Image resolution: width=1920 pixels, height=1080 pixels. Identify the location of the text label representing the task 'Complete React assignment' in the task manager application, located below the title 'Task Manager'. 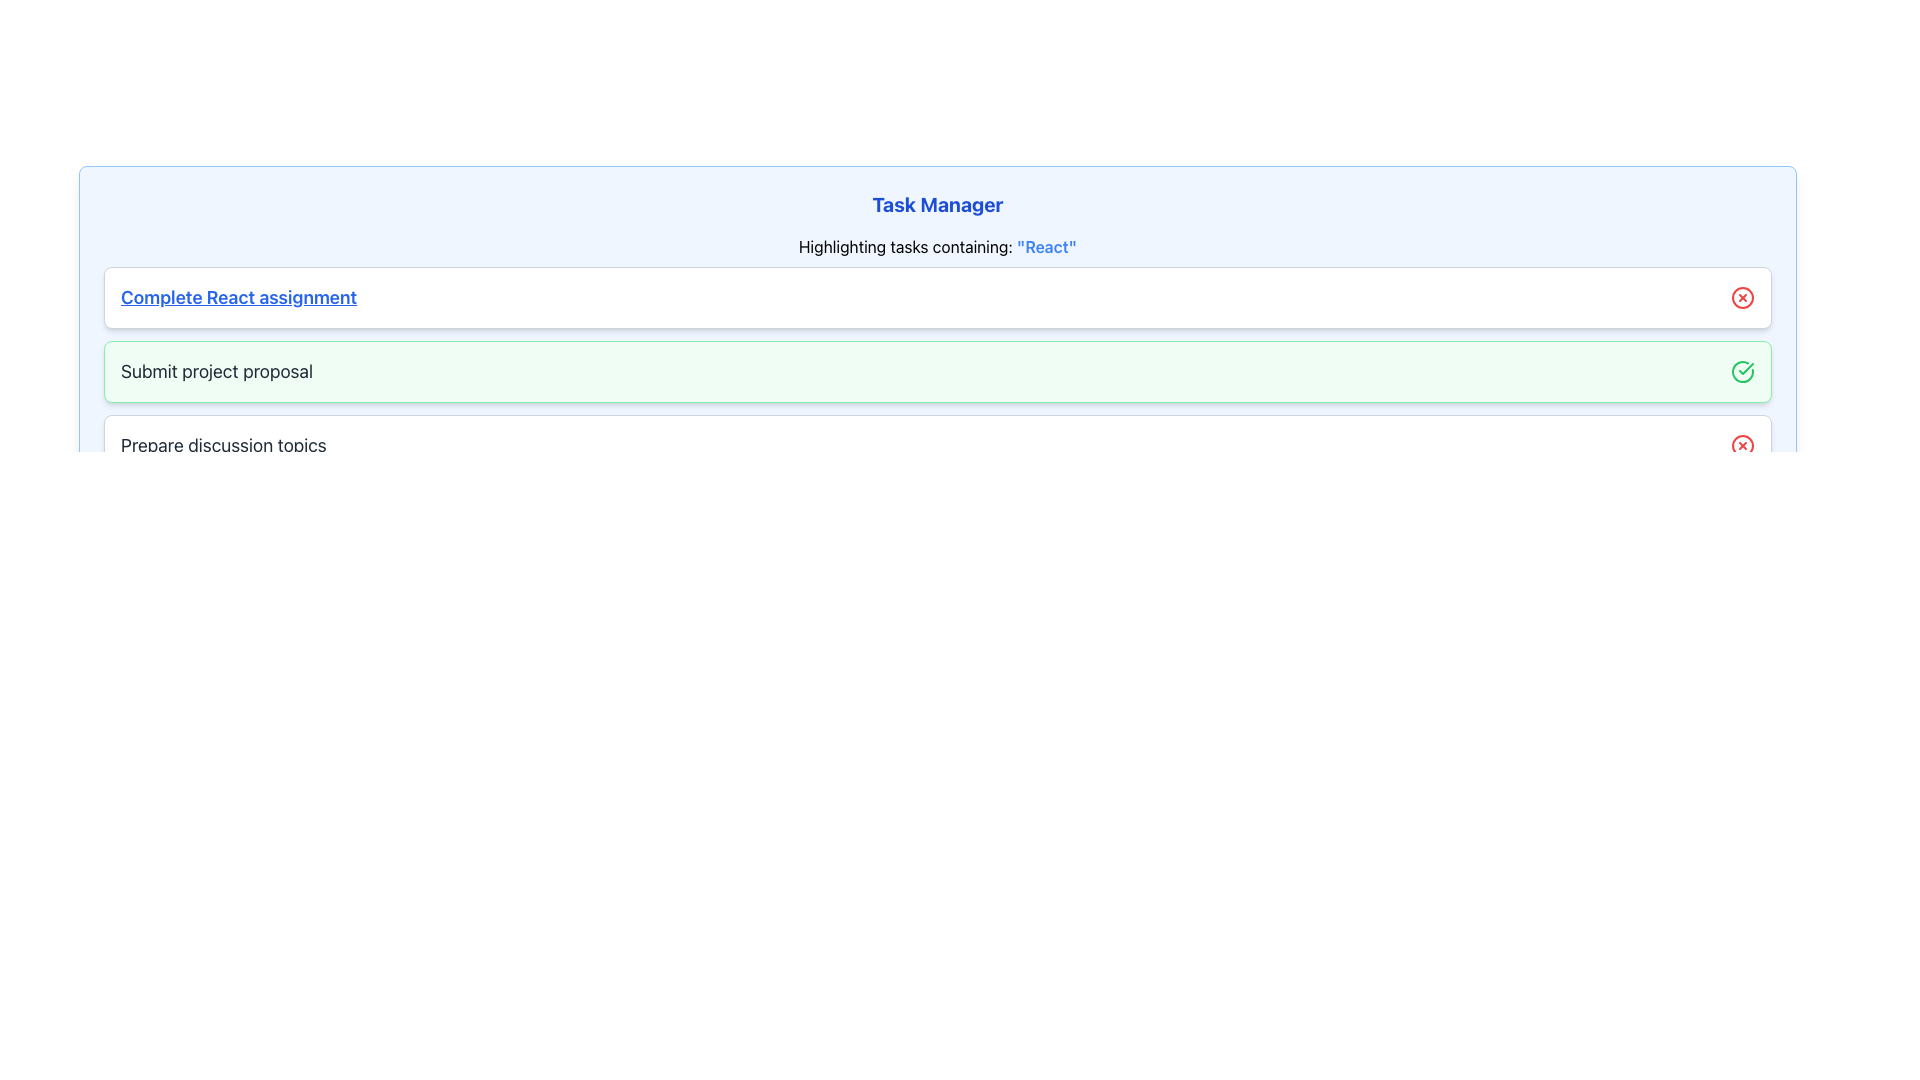
(239, 297).